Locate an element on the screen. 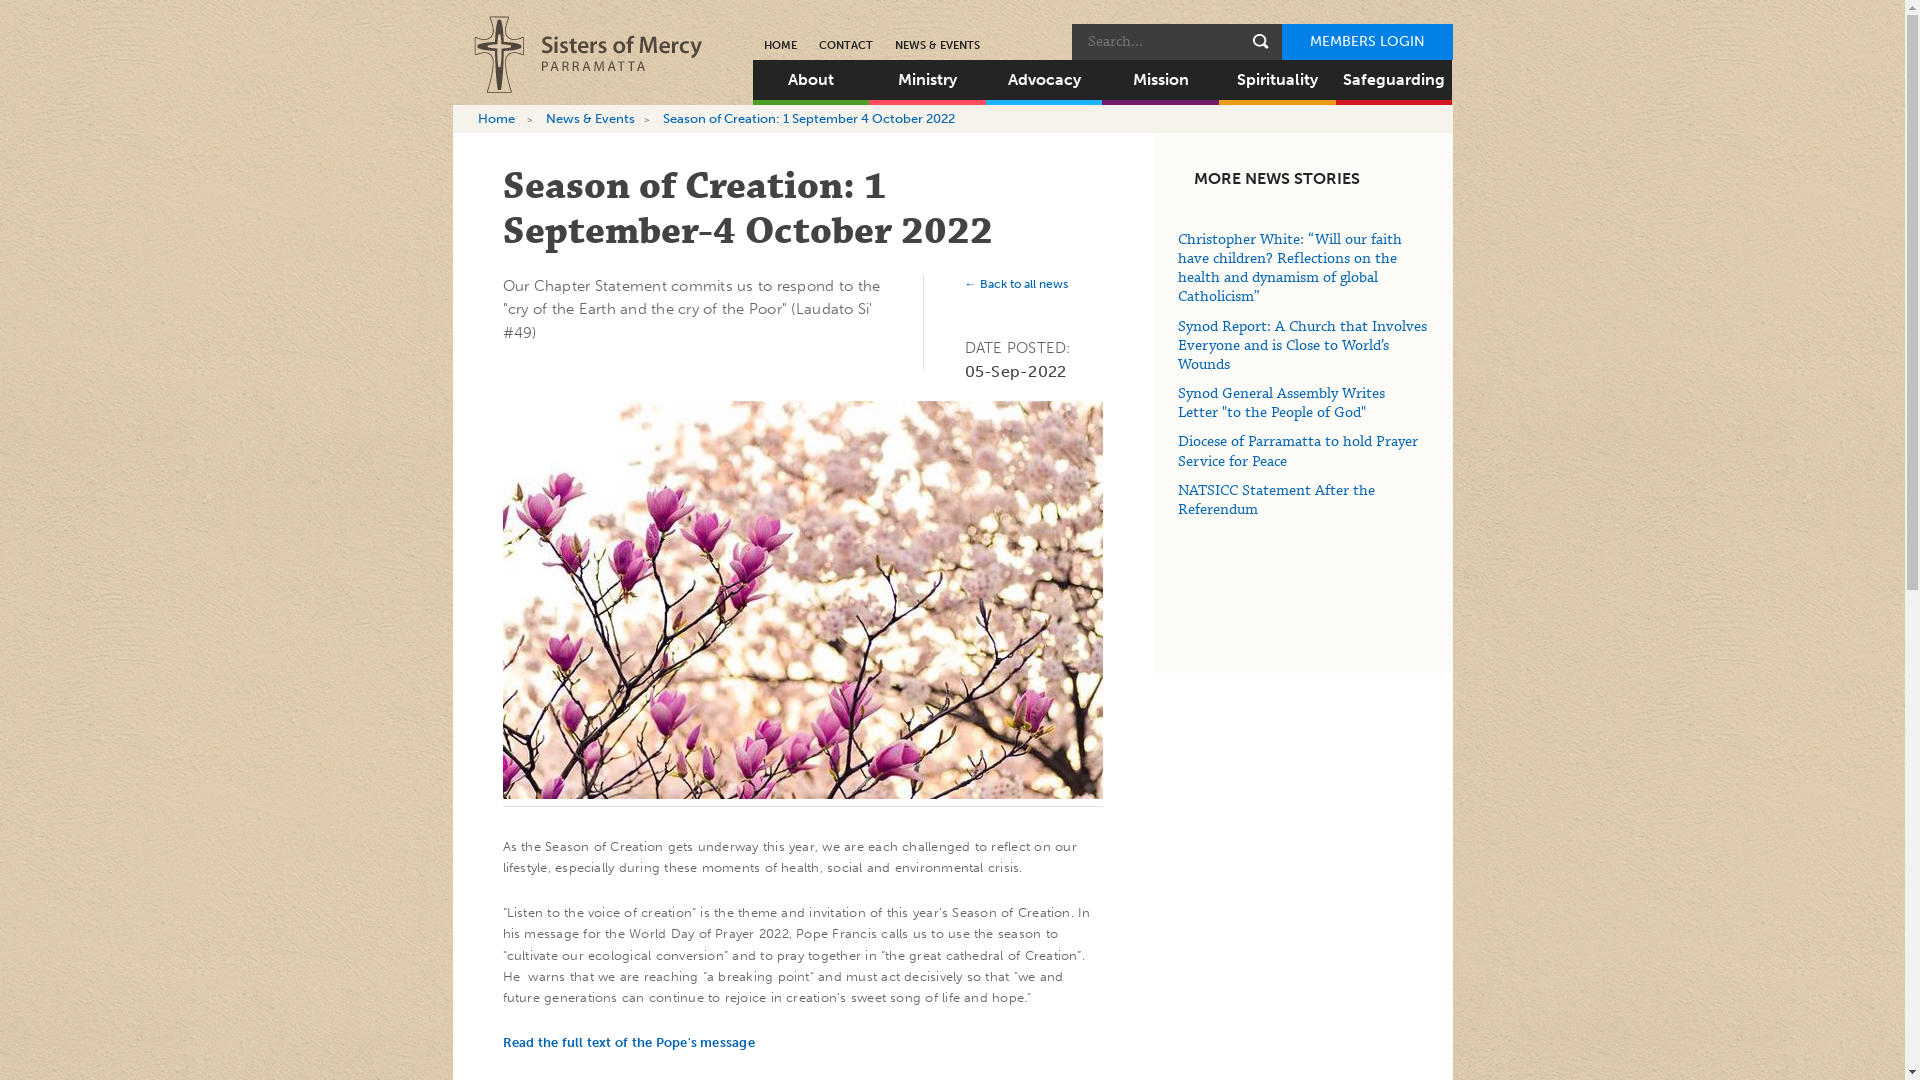 The width and height of the screenshot is (1920, 1080). 'Season of Creation: 1 September 4 October 2022' is located at coordinates (809, 118).